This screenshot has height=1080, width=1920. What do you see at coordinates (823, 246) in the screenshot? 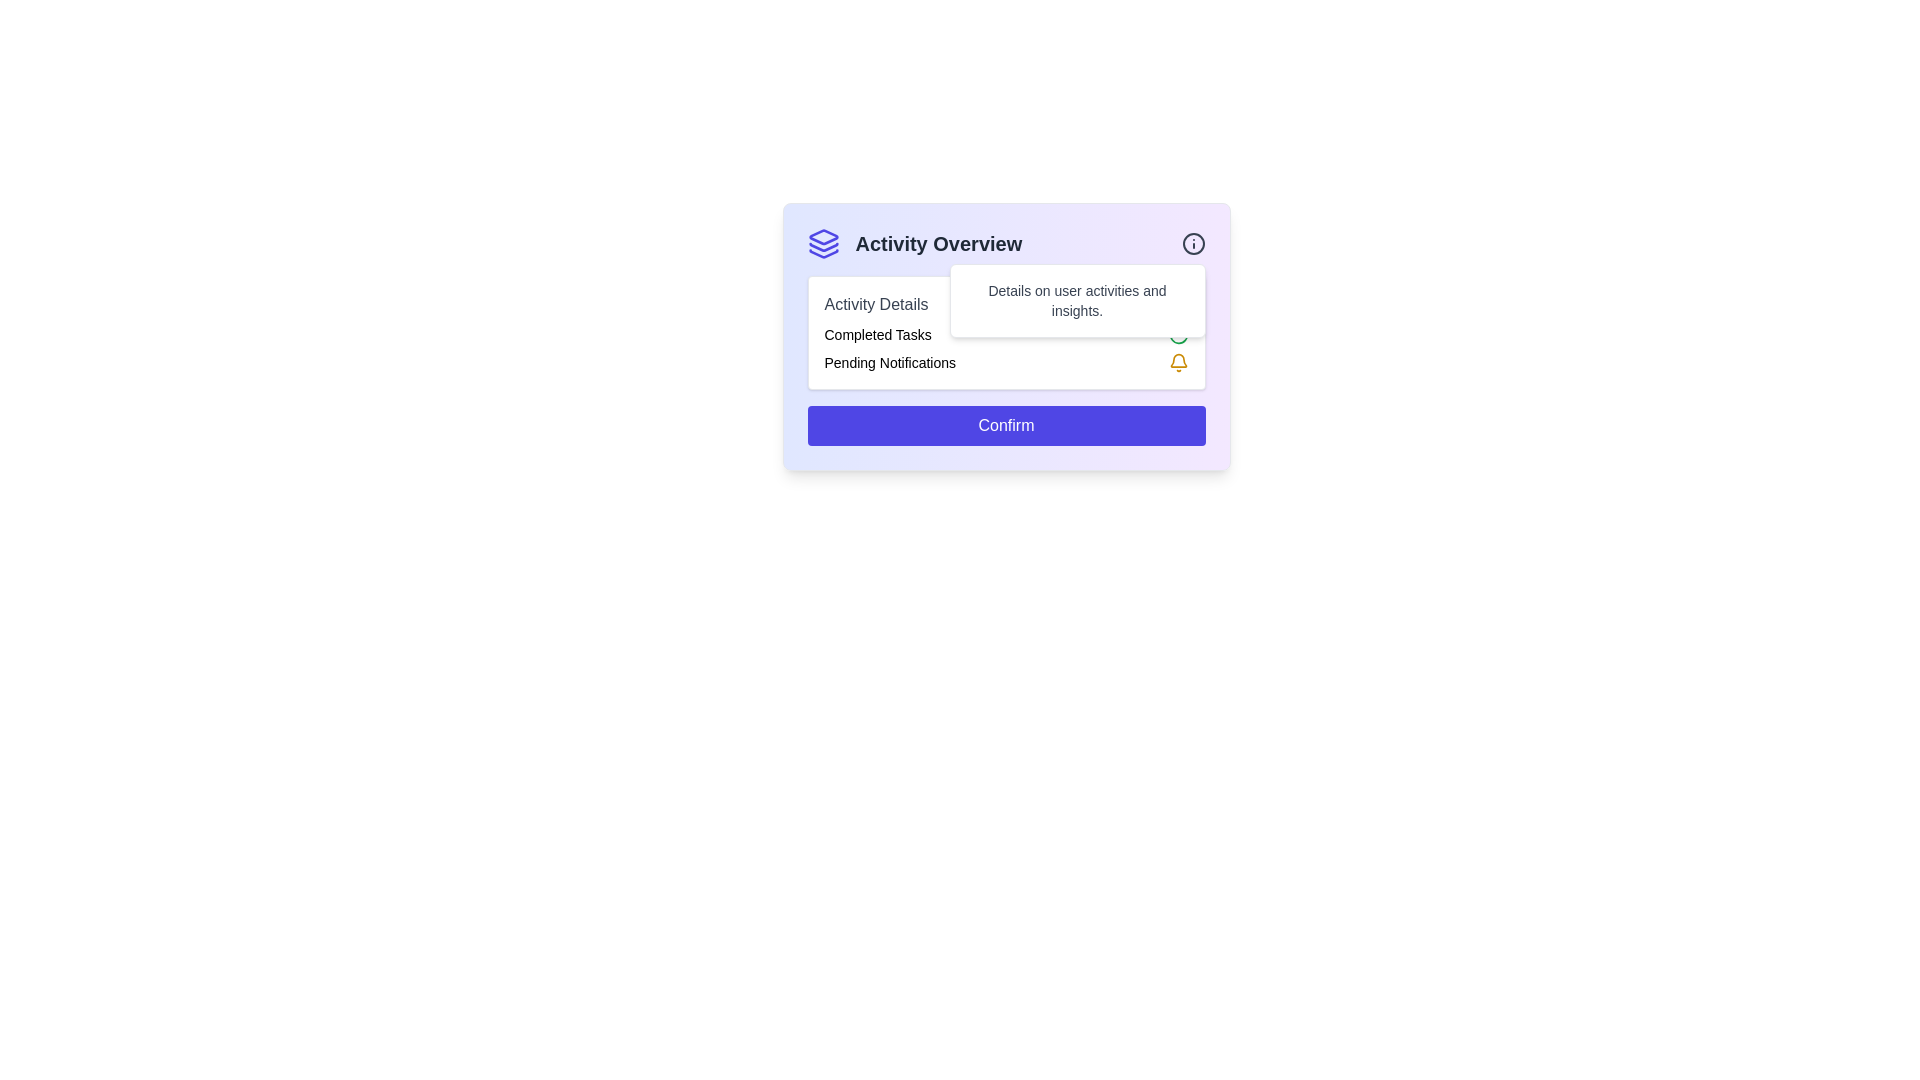
I see `the middle layer of the 'Activity Overview' icon, which is a parallelogram shape located to the left of the text` at bounding box center [823, 246].